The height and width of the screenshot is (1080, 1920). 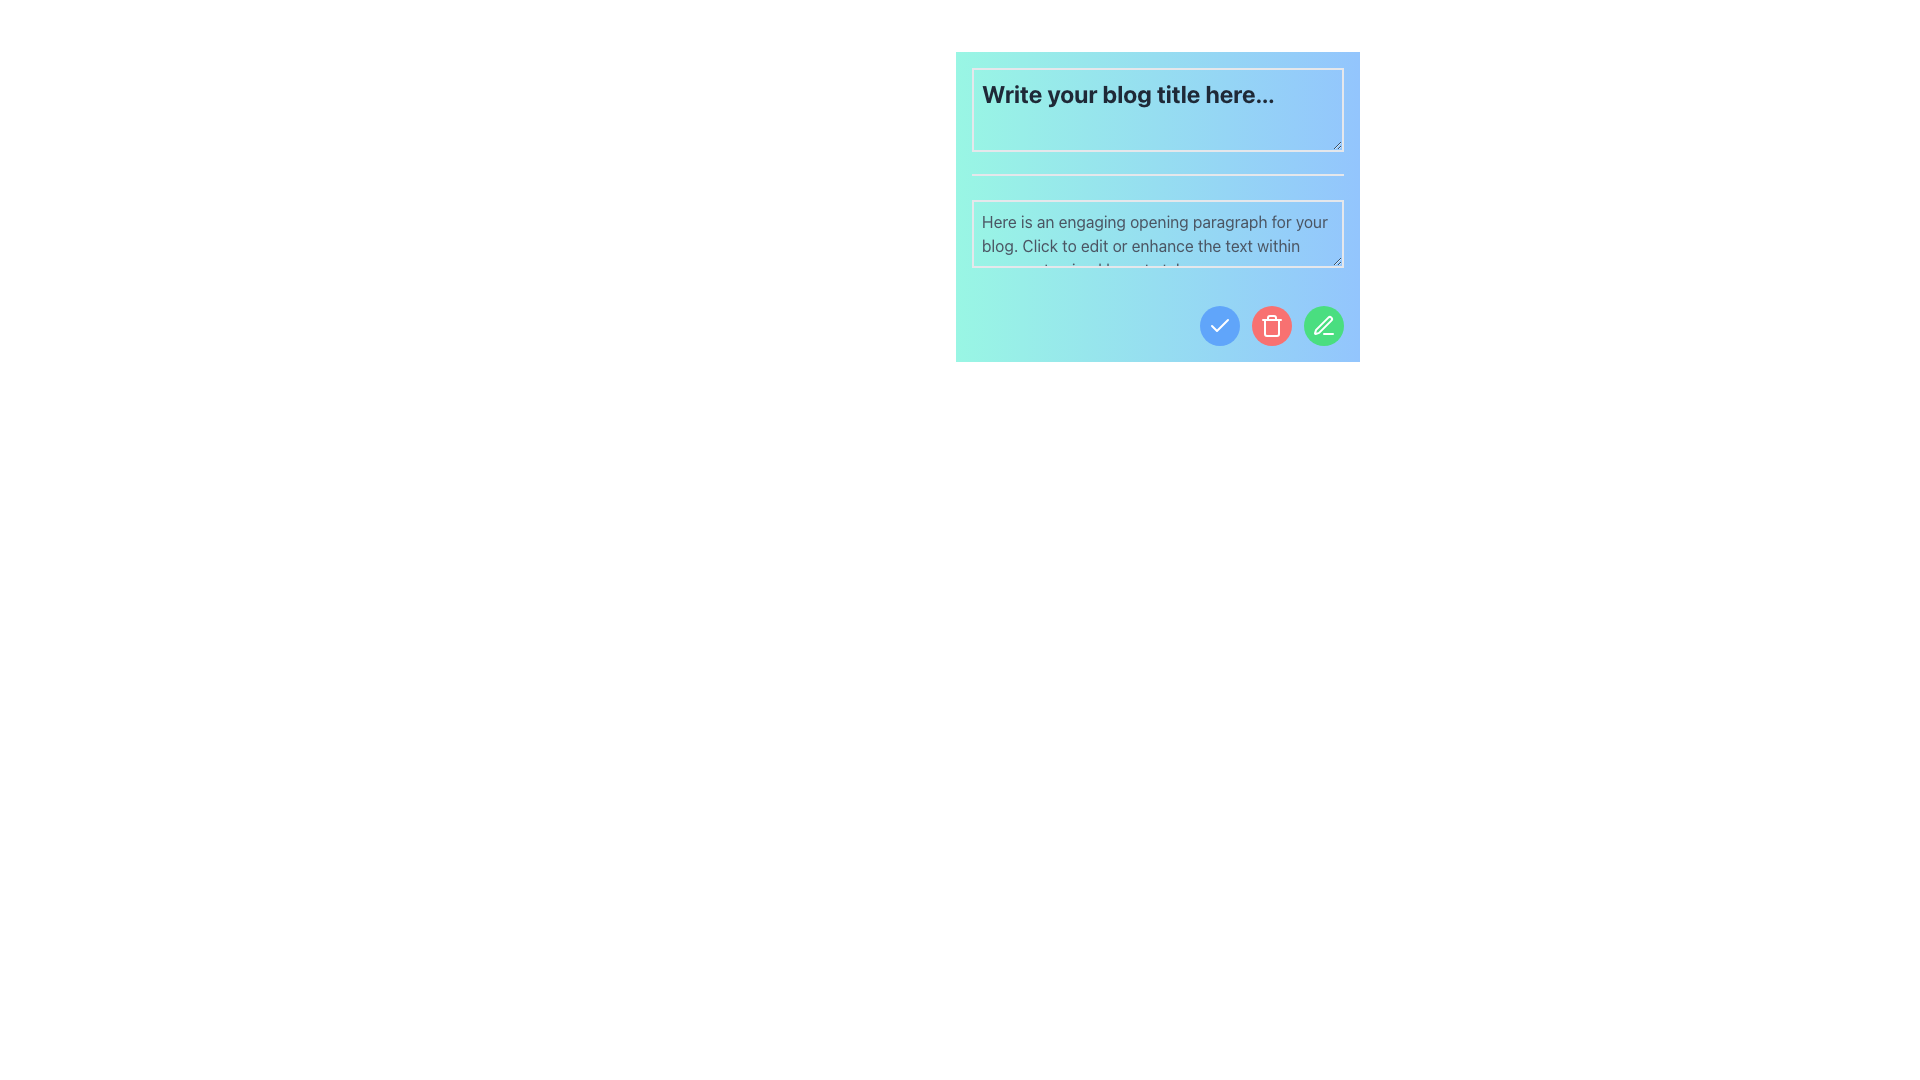 I want to click on the edit button, which is represented by a white pen icon inside a circular green button, located at the bottom right corner of the panel, so click(x=1324, y=325).